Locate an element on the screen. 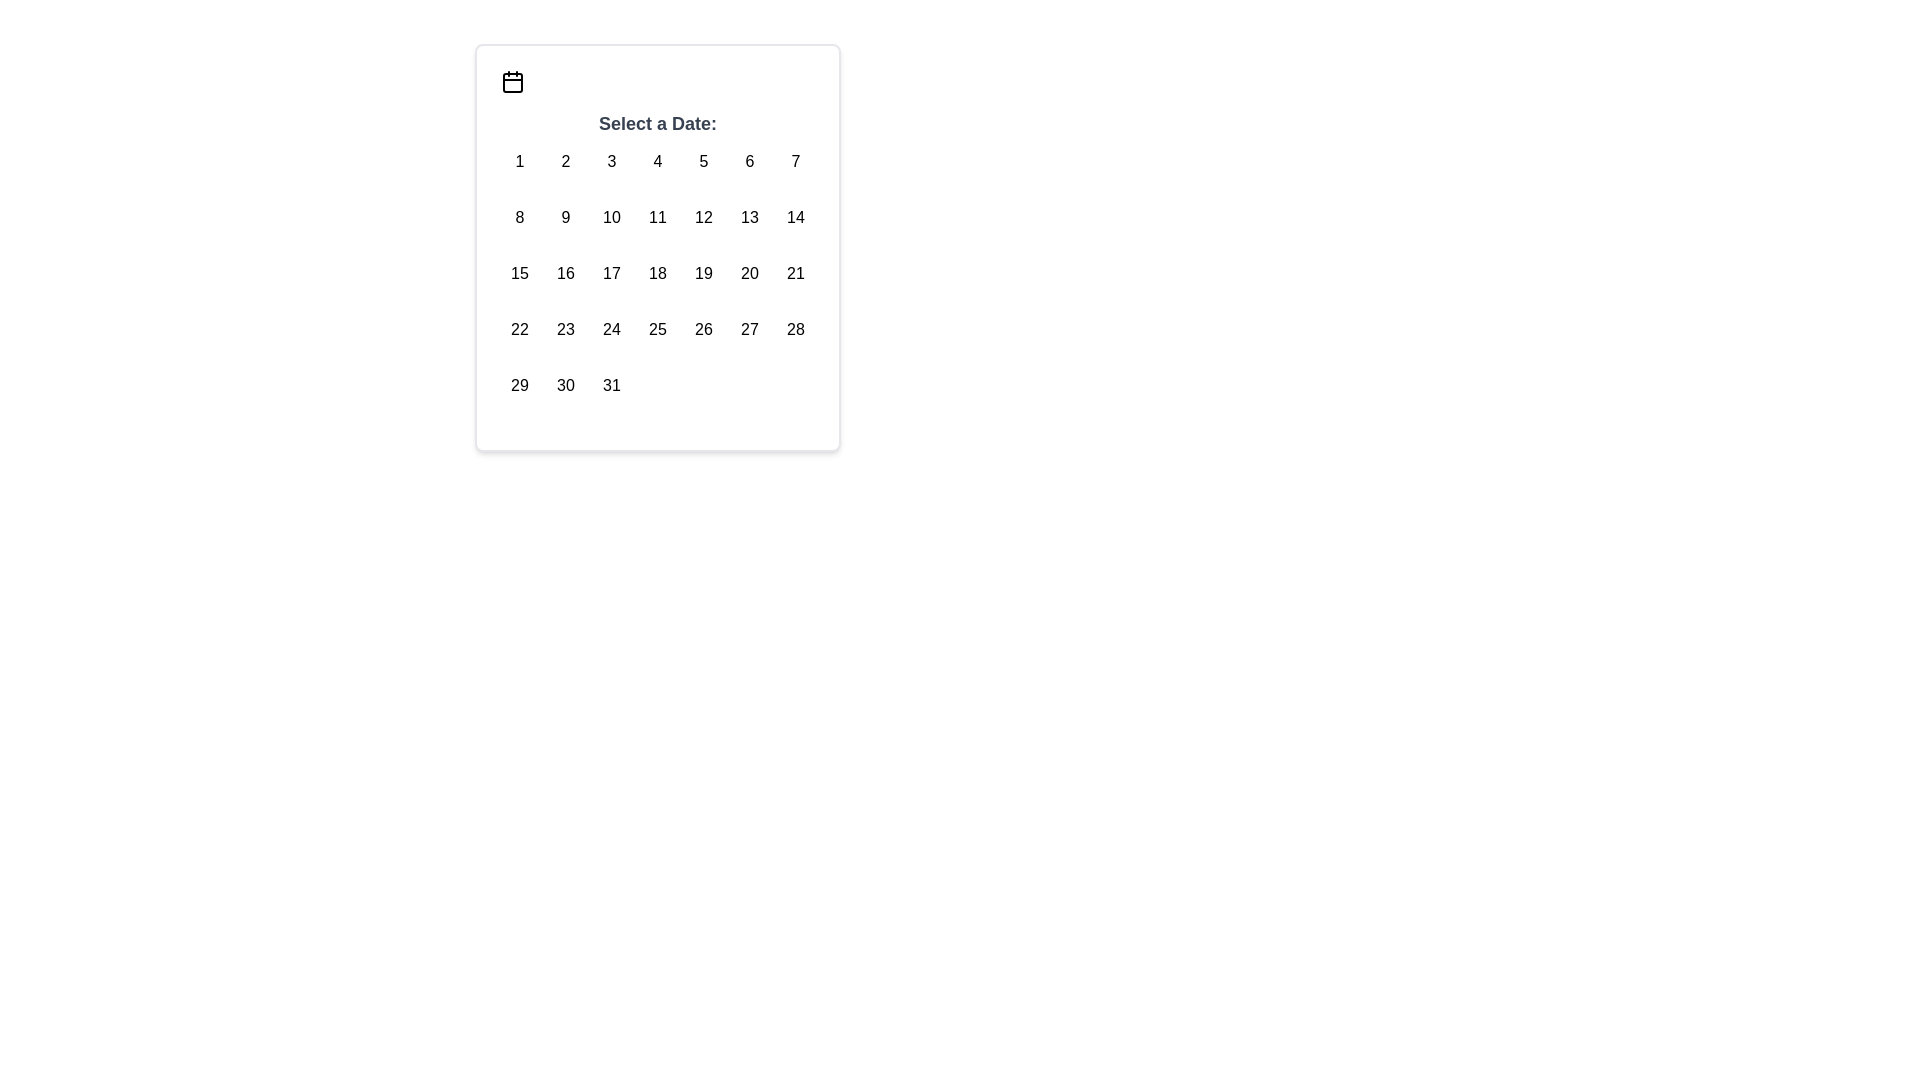 Image resolution: width=1920 pixels, height=1080 pixels. the button representing the 15th day in the calendar view is located at coordinates (519, 273).